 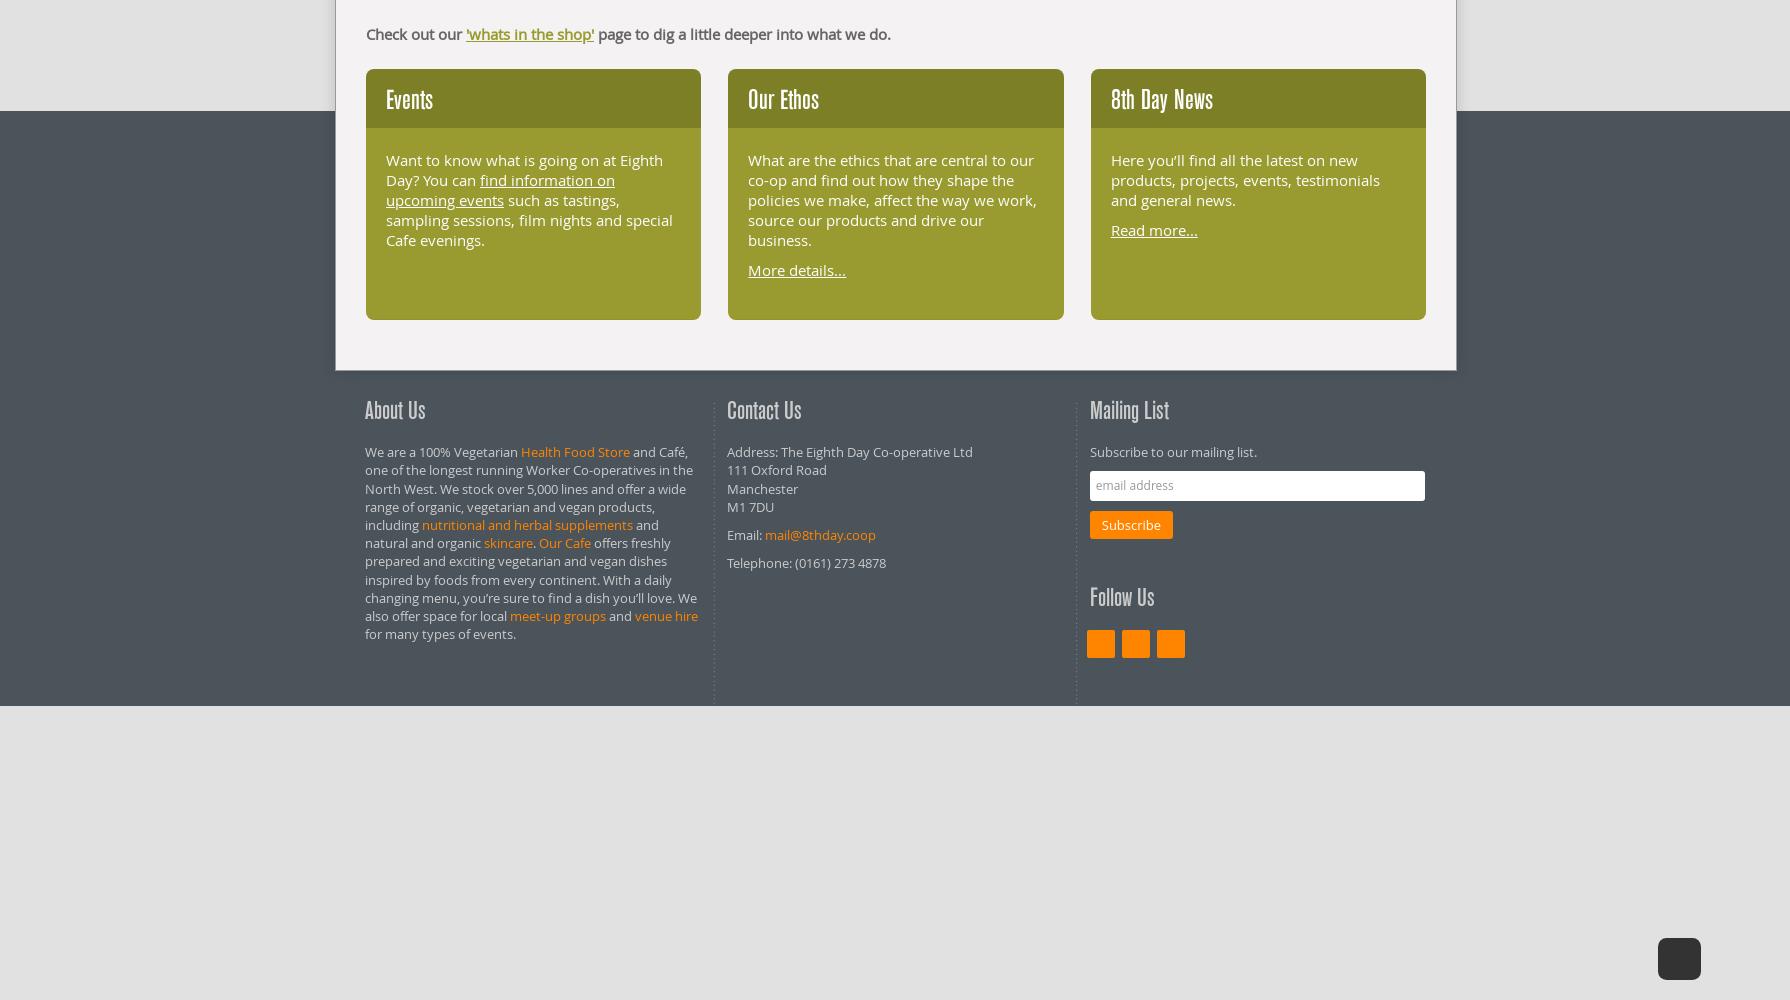 I want to click on 'Contact Us', so click(x=763, y=410).